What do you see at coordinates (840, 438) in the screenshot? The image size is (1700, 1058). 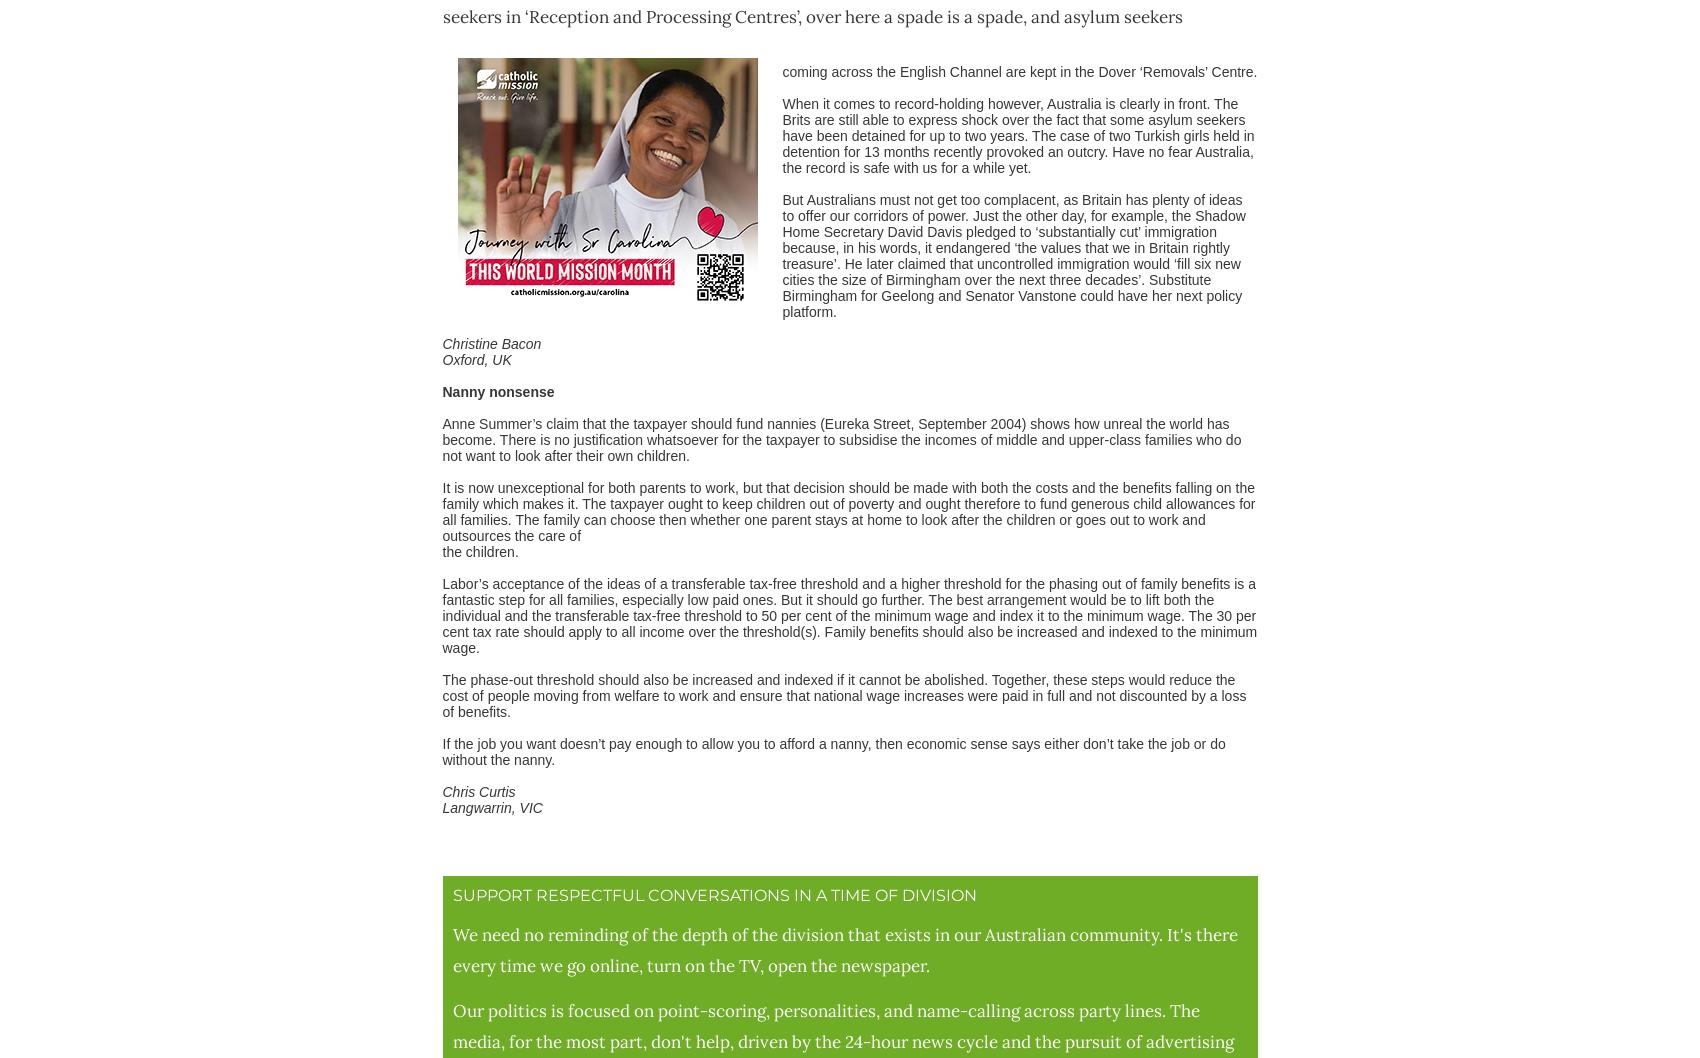 I see `'Anne Summer’s claim that the taxpayer should fund nannies (Eureka Street, September 2004) shows how unreal the world has become. There is no justification whatsoever for the taxpayer to subsidise the incomes of middle and upper-class families who do not want to look after their own children.'` at bounding box center [840, 438].